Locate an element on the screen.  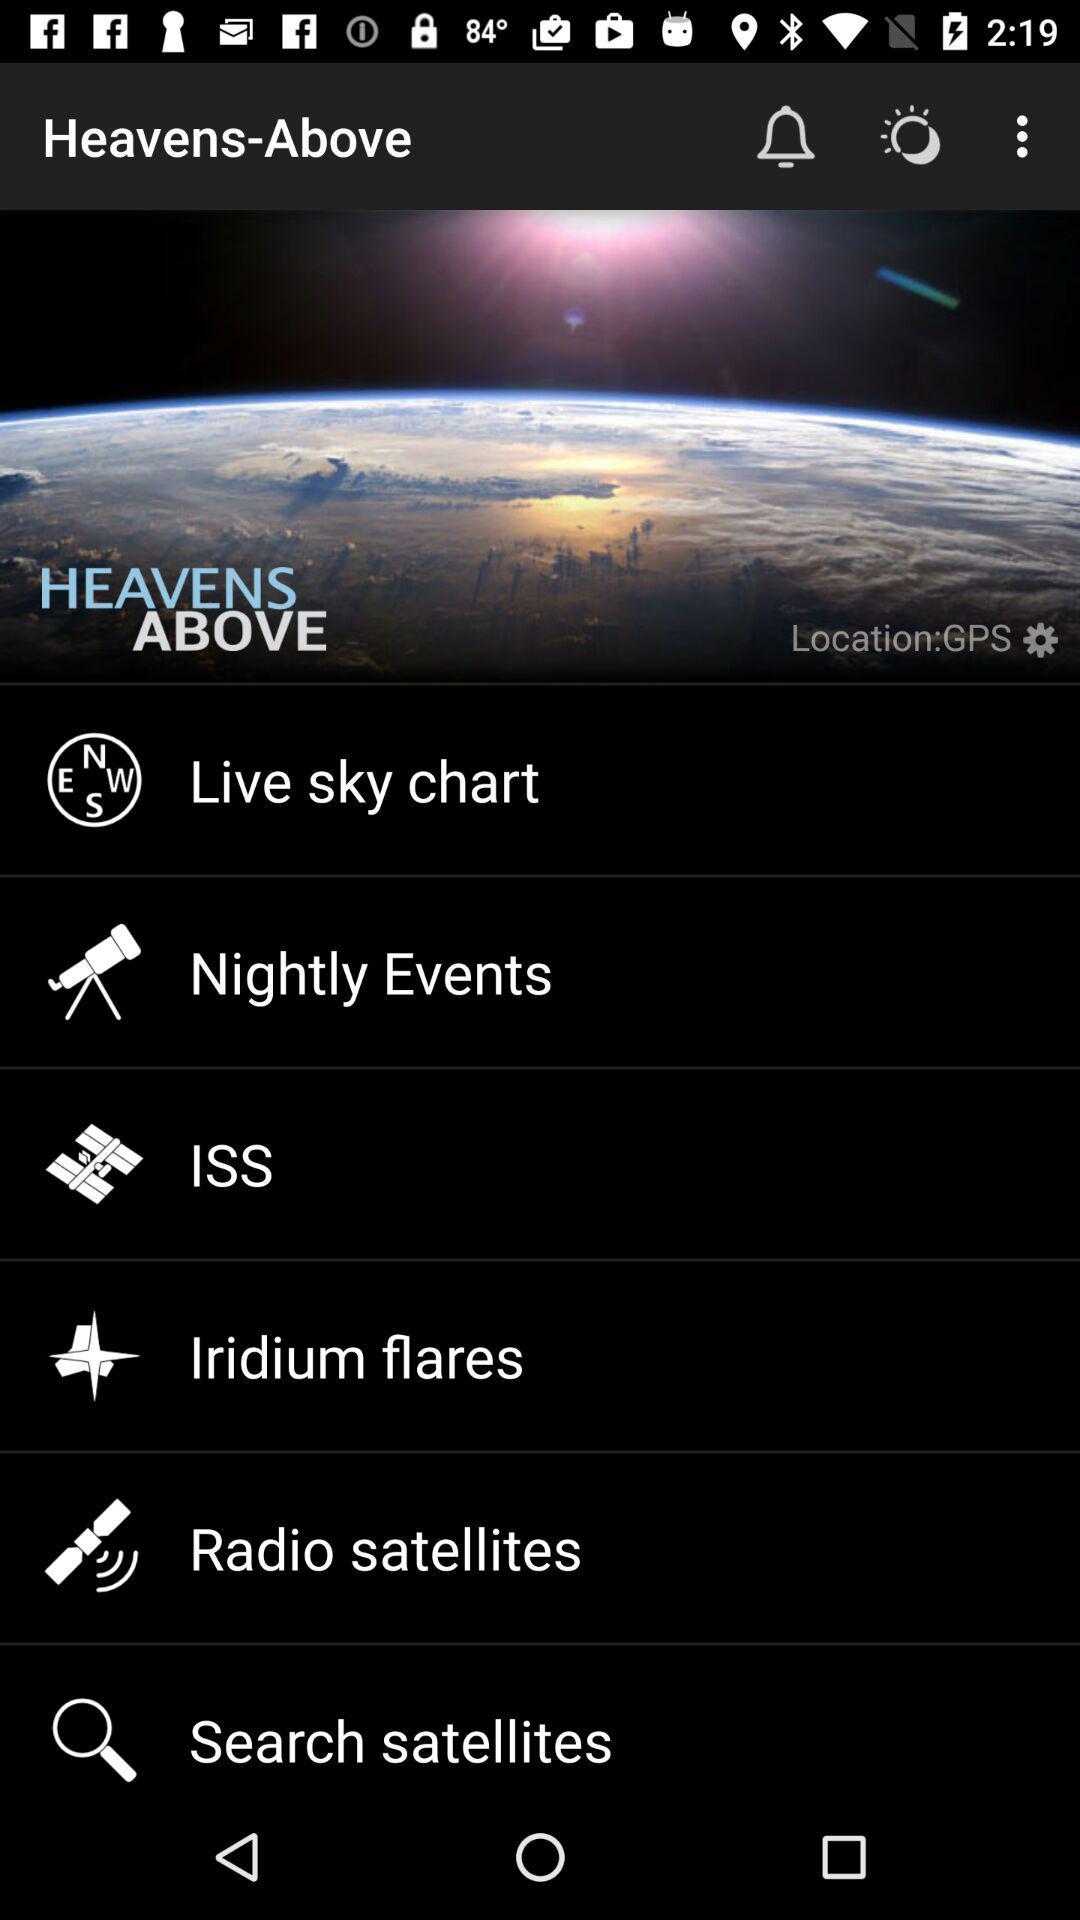
open options is located at coordinates (1044, 652).